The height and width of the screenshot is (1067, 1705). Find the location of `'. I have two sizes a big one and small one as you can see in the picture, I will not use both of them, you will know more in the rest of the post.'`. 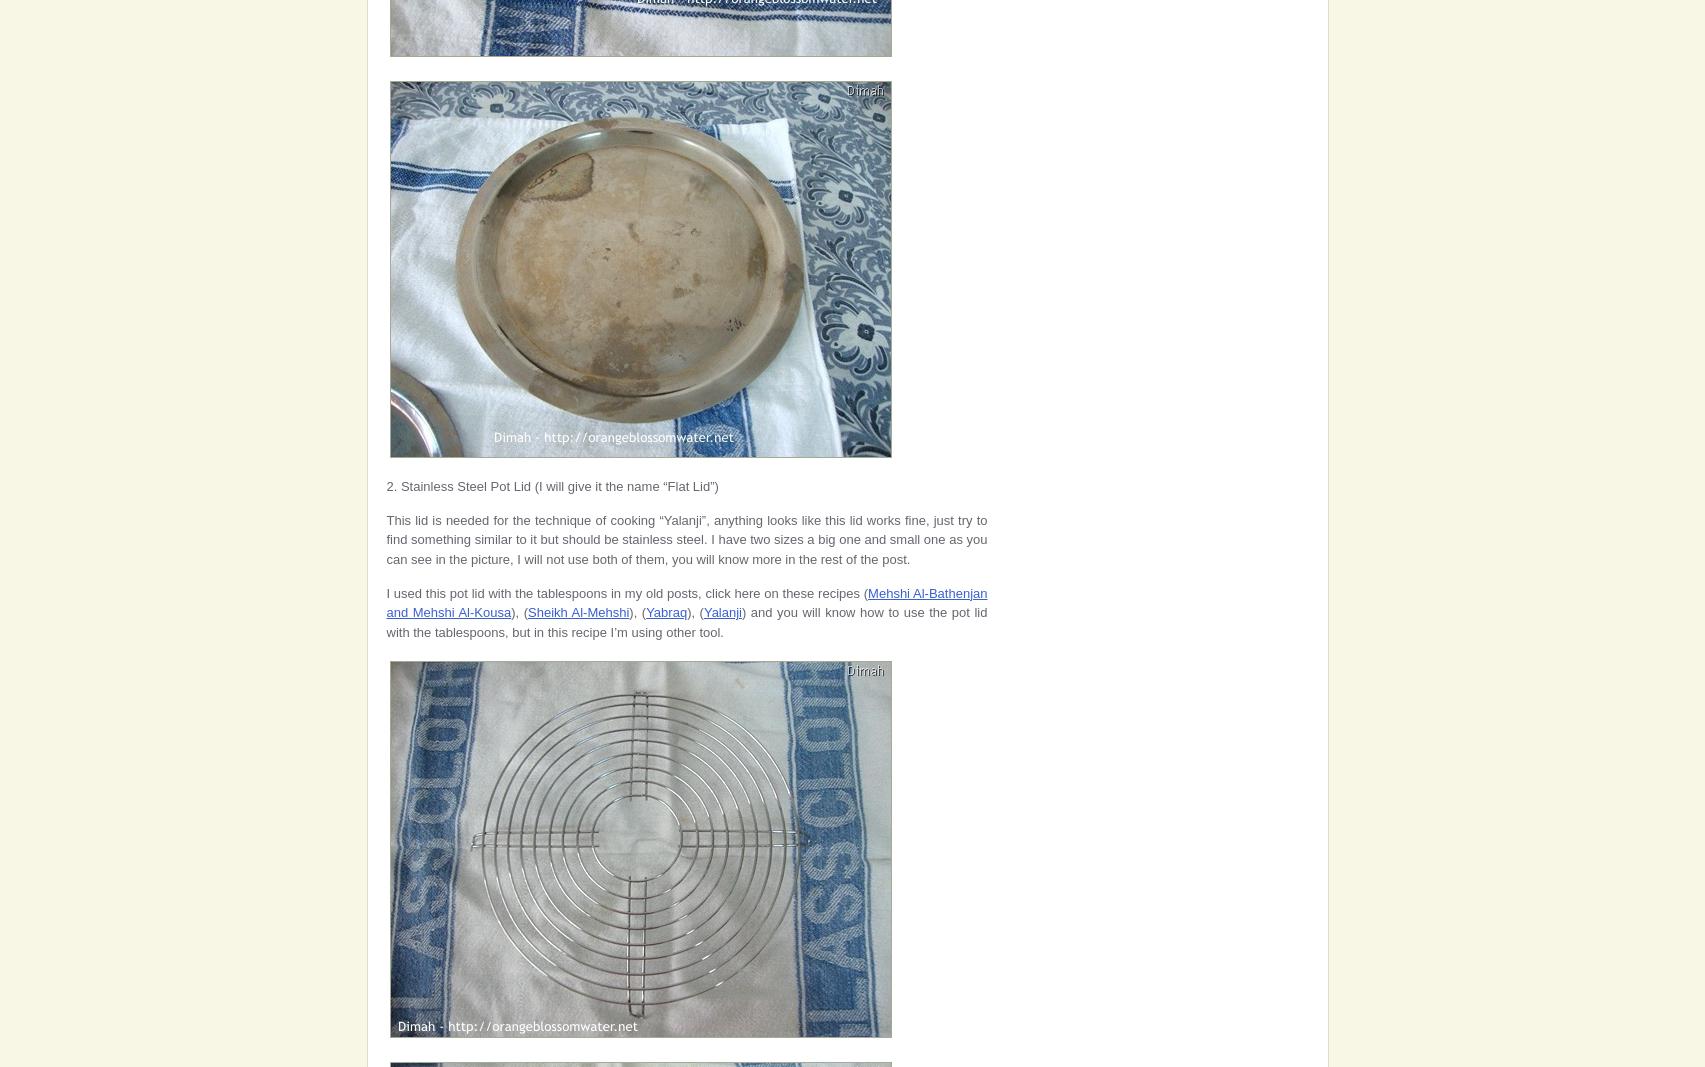

'. I have two sizes a big one and small one as you can see in the picture, I will not use both of them, you will know more in the rest of the post.' is located at coordinates (686, 548).